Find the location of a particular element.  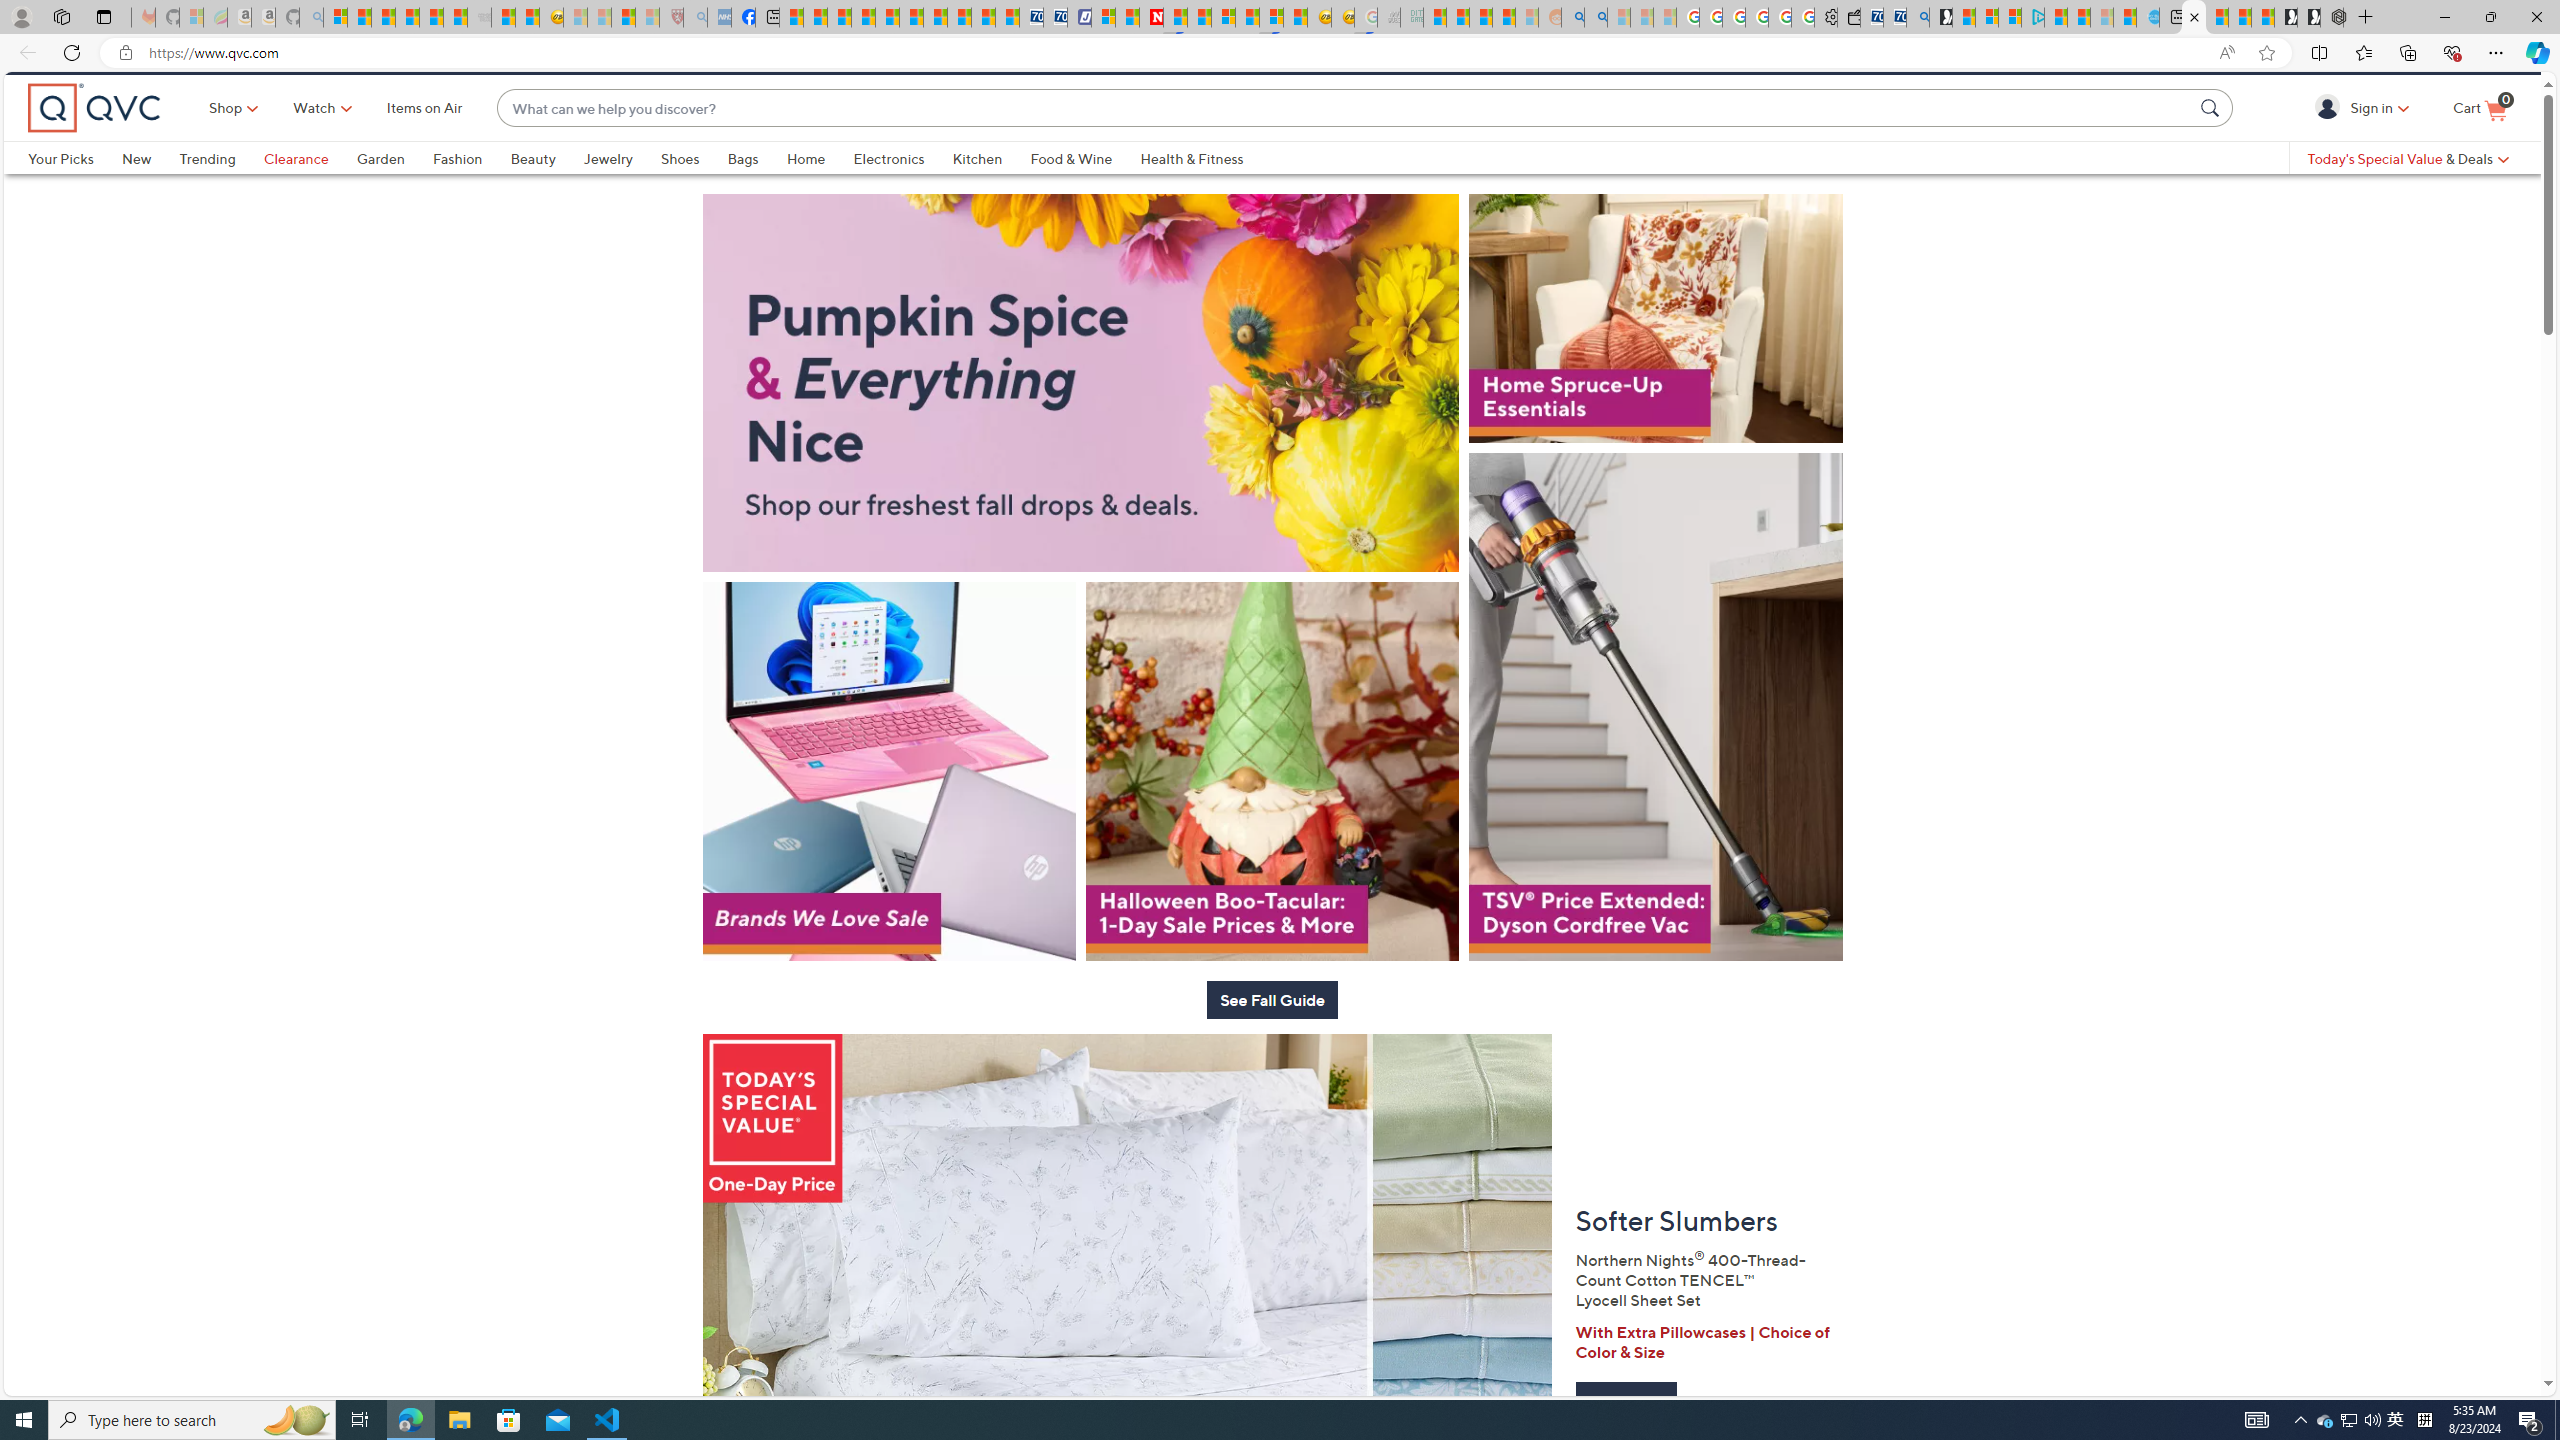

'QVC home' is located at coordinates (93, 141).